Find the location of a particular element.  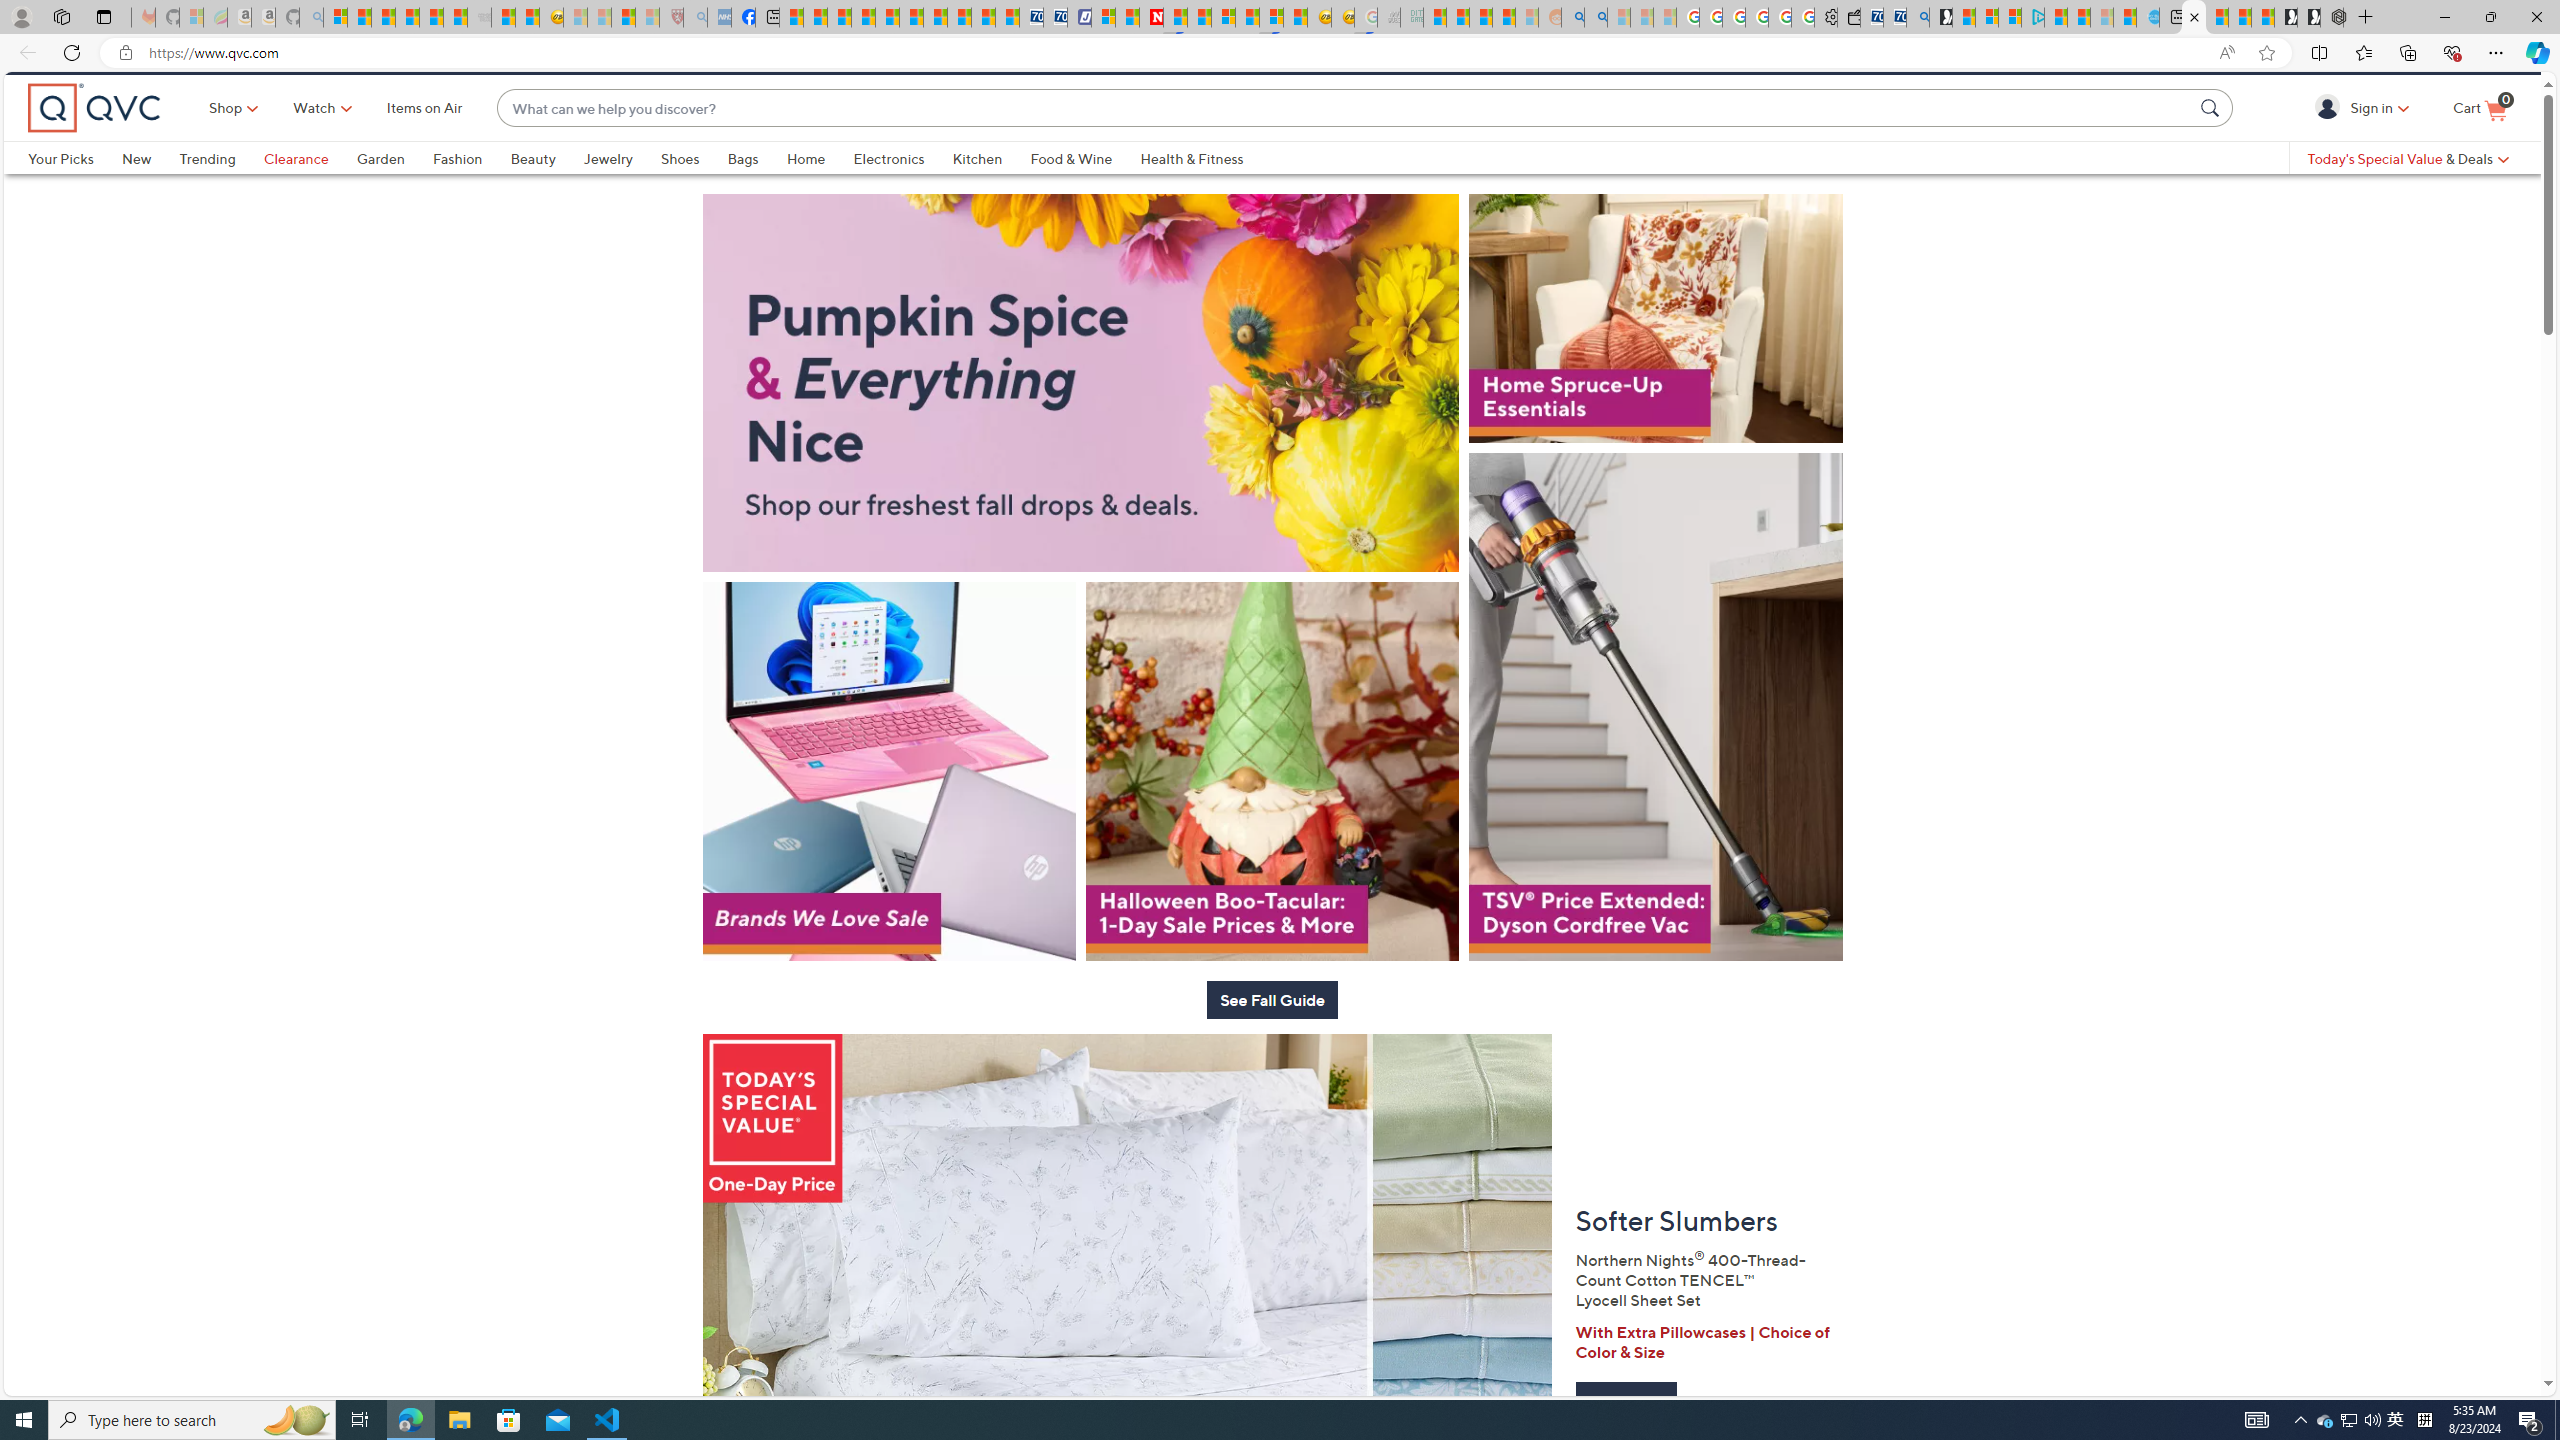

'QVC home' is located at coordinates (93, 141).